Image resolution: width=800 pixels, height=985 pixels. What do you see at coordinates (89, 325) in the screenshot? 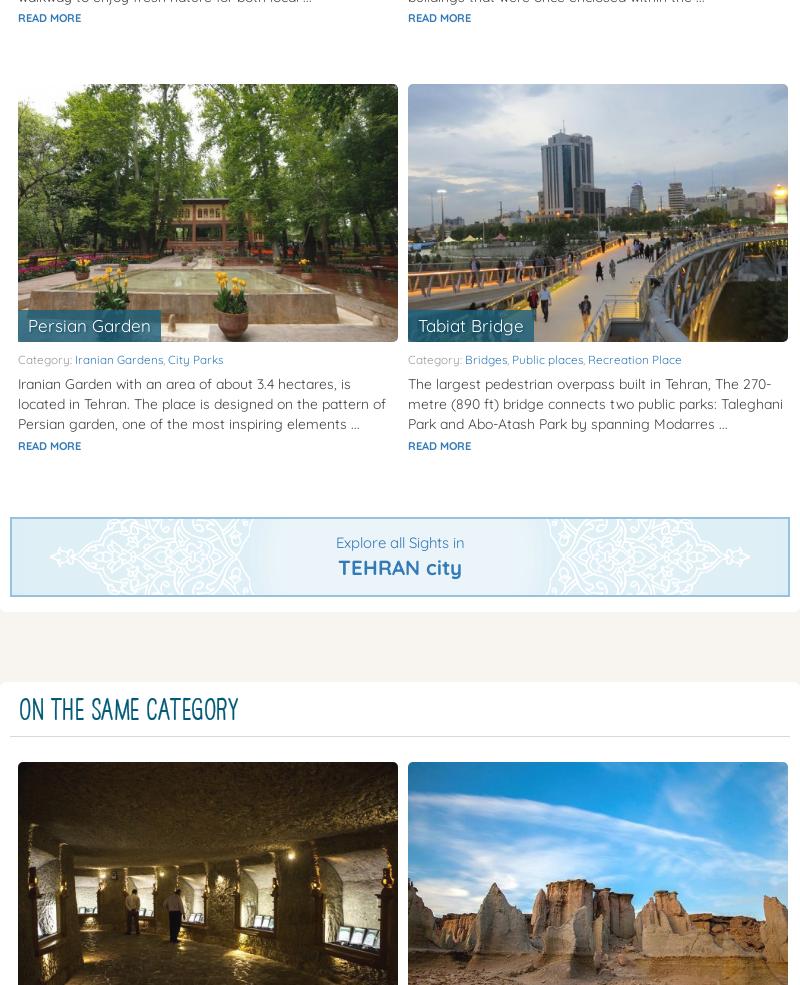
I see `'Persian Garden'` at bounding box center [89, 325].